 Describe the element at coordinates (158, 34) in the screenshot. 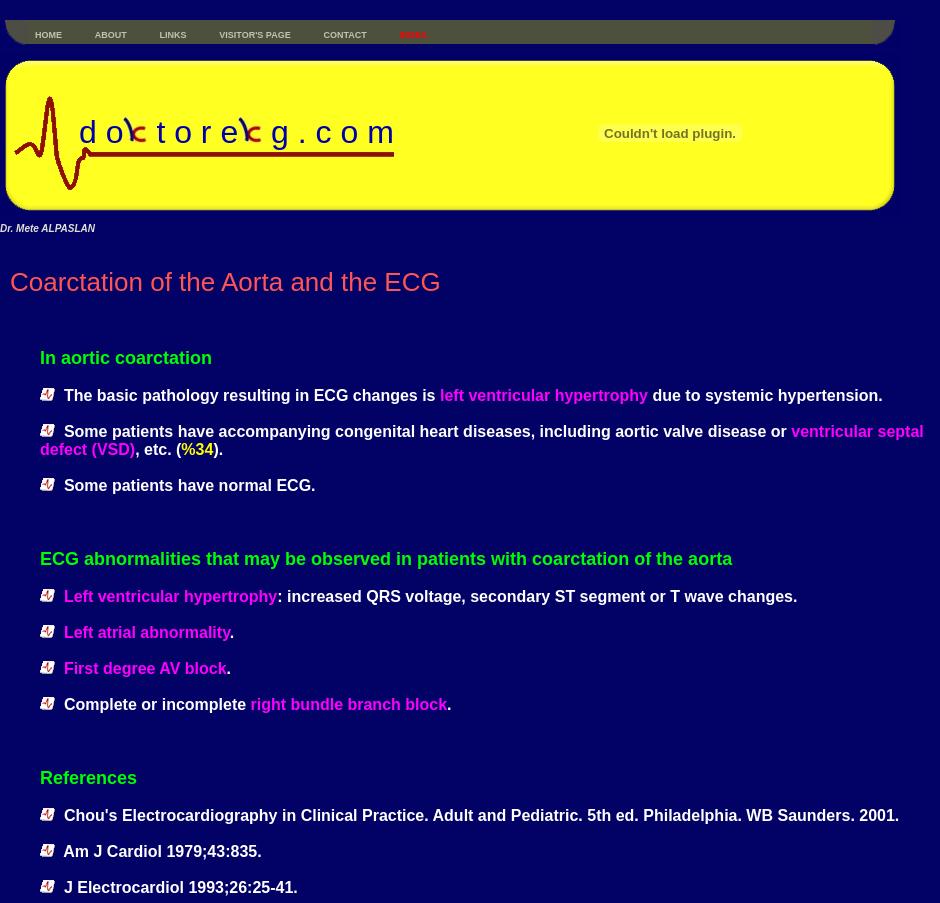

I see `'LINKS'` at that location.